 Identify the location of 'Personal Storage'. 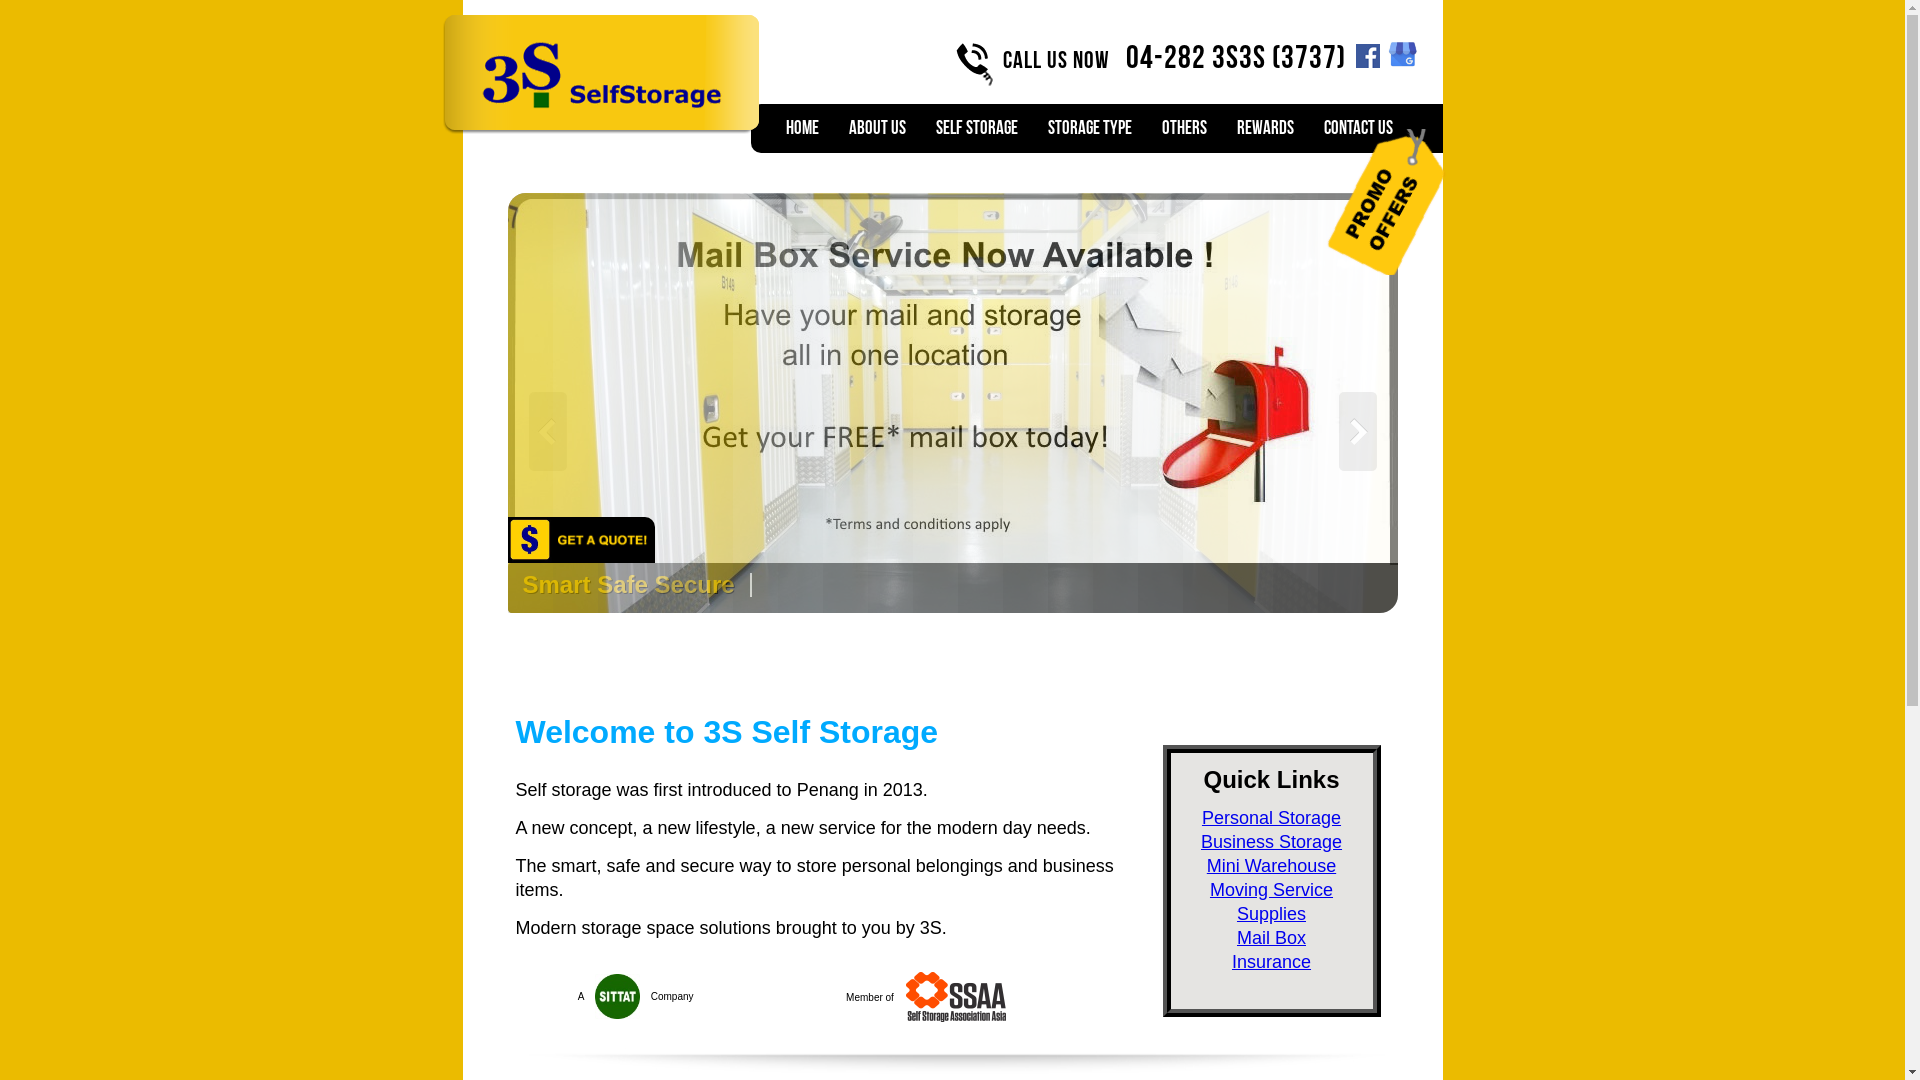
(1270, 817).